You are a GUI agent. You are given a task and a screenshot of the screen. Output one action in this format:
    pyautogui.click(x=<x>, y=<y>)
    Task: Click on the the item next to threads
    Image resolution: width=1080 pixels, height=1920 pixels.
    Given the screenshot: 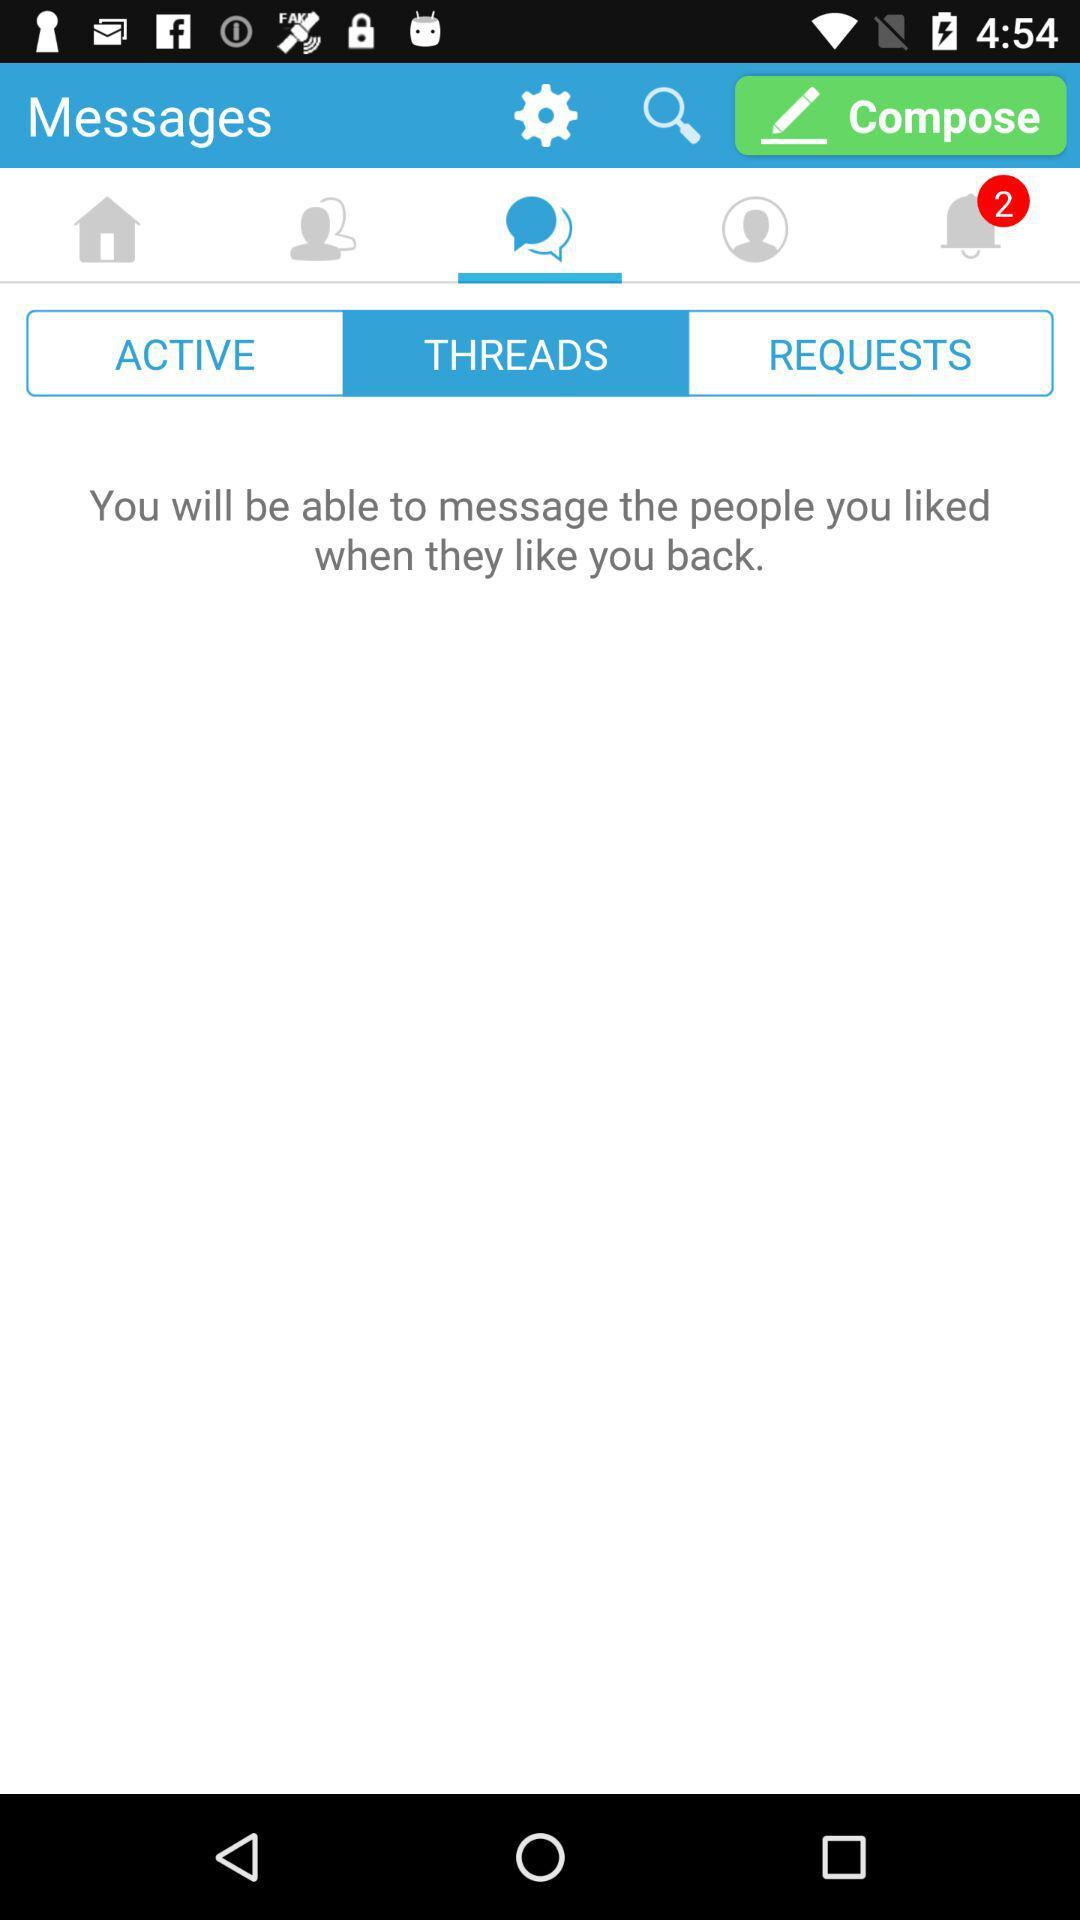 What is the action you would take?
    pyautogui.click(x=869, y=353)
    